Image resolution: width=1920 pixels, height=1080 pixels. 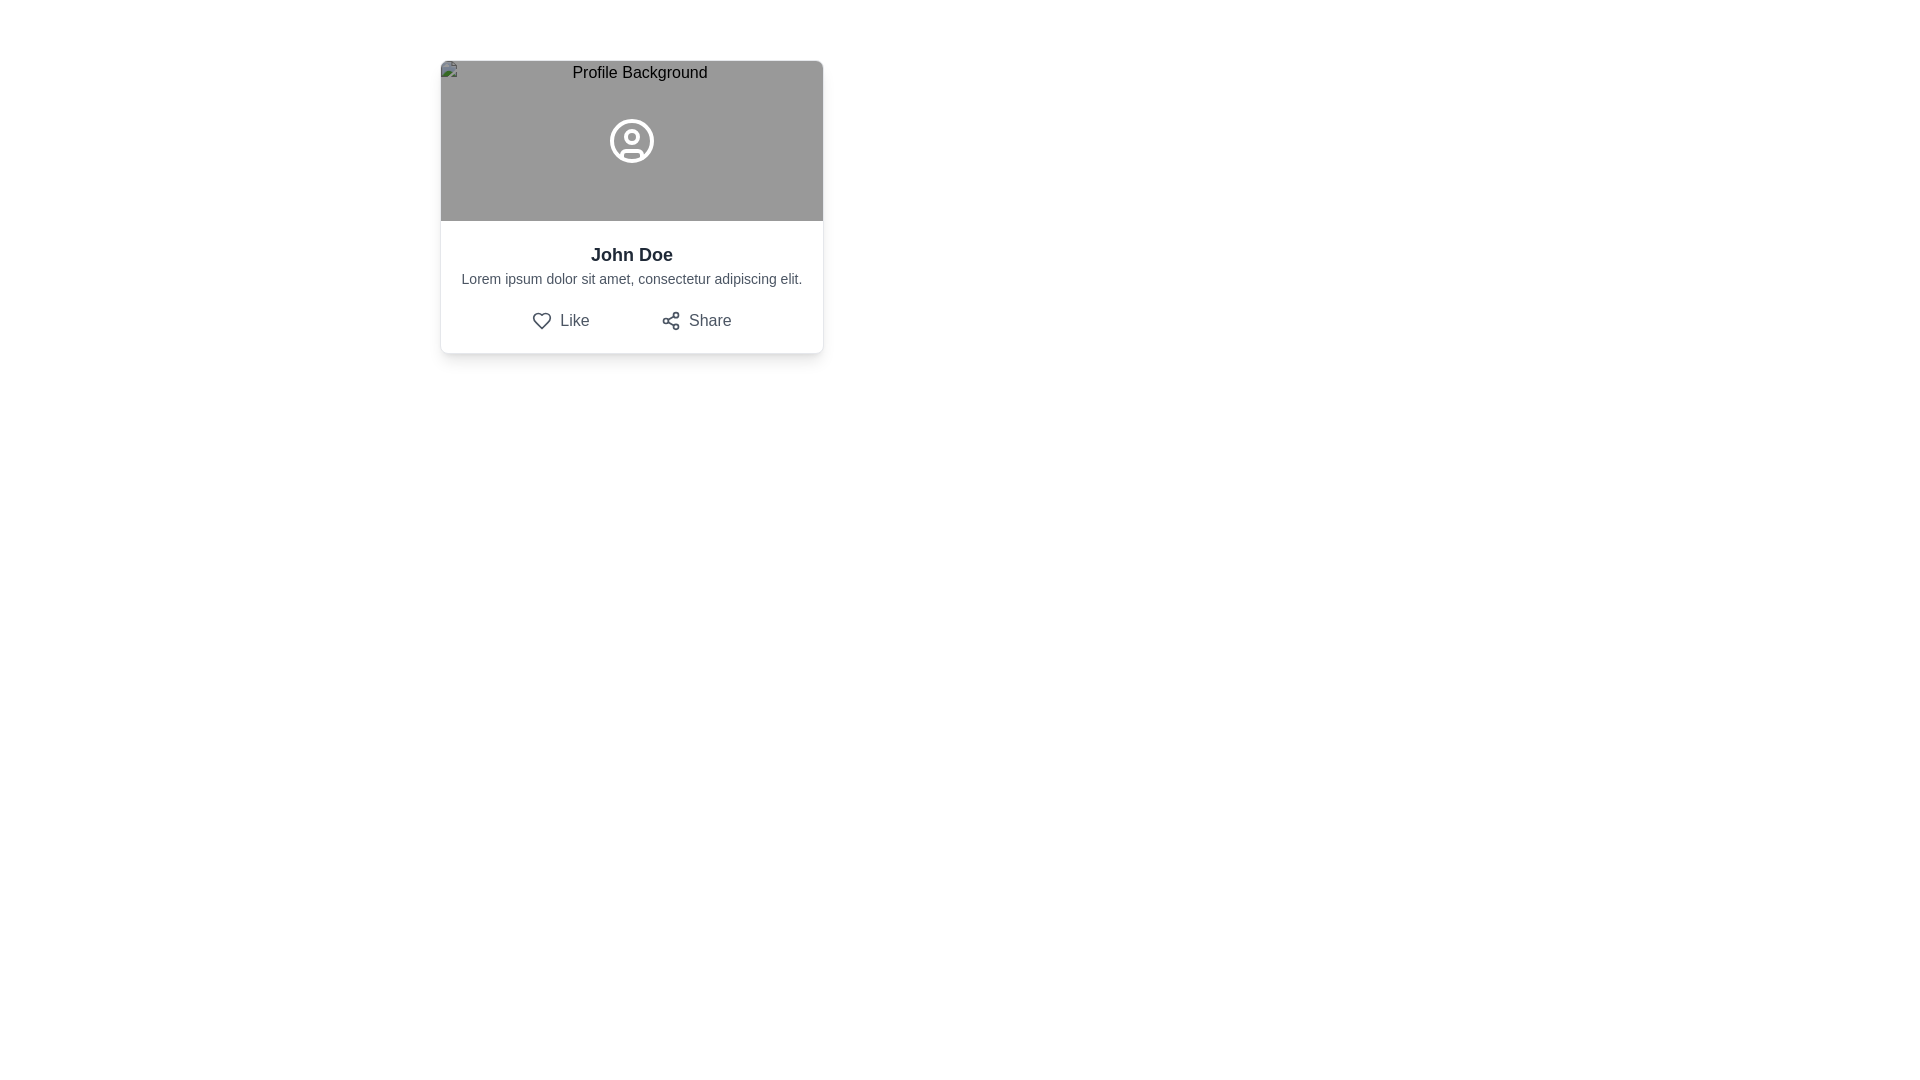 I want to click on the largest SVG circle graphic component that represents part of the user avatar, located at the top section of the user profile card, so click(x=631, y=140).